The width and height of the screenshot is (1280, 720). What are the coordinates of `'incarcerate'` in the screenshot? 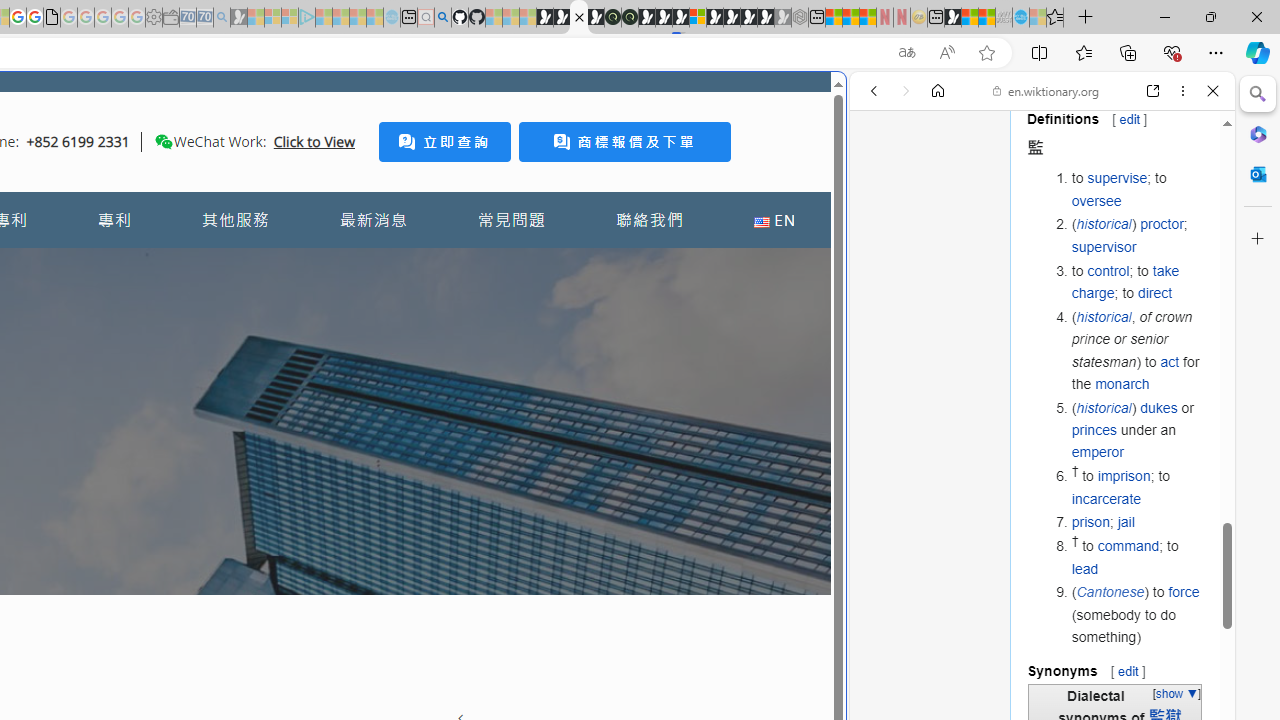 It's located at (1105, 497).